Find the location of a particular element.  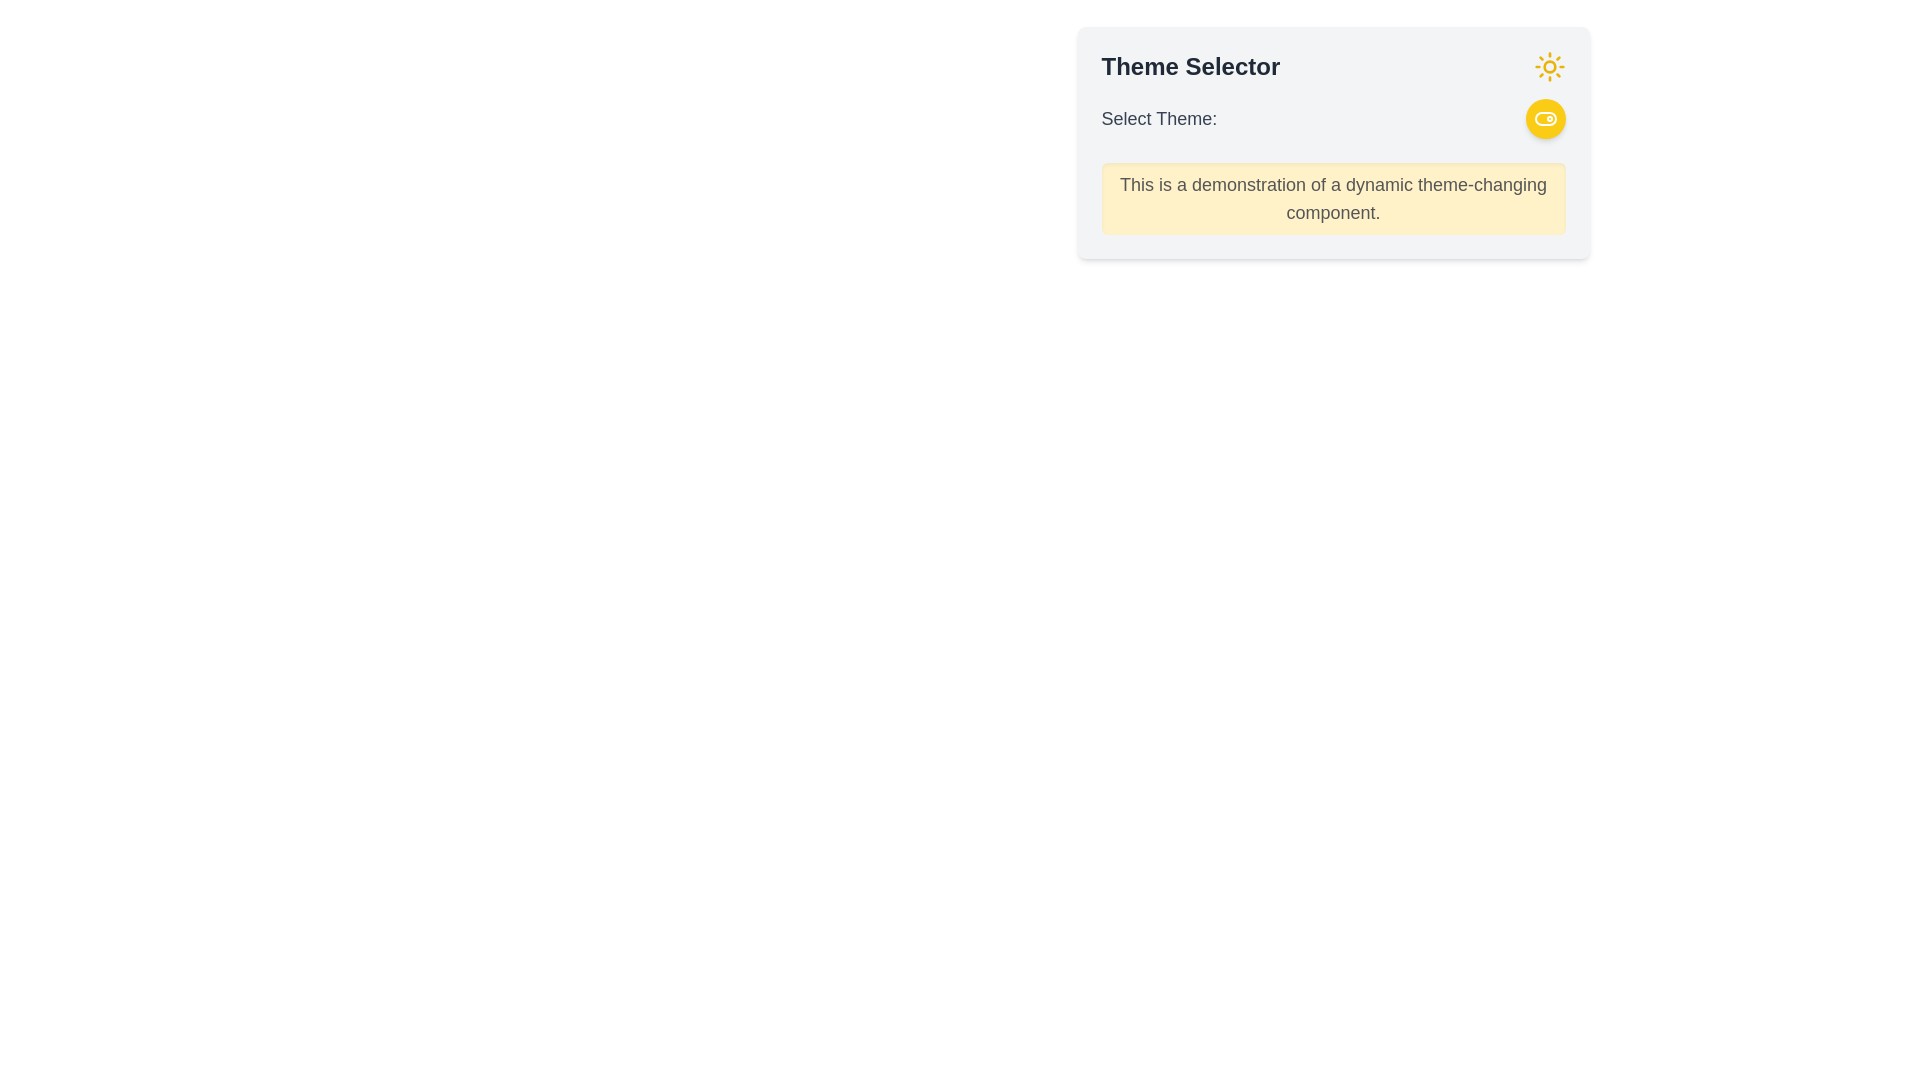

the solid circular shape at the center of the sun icon within the 'Theme Selector' panel is located at coordinates (1548, 65).